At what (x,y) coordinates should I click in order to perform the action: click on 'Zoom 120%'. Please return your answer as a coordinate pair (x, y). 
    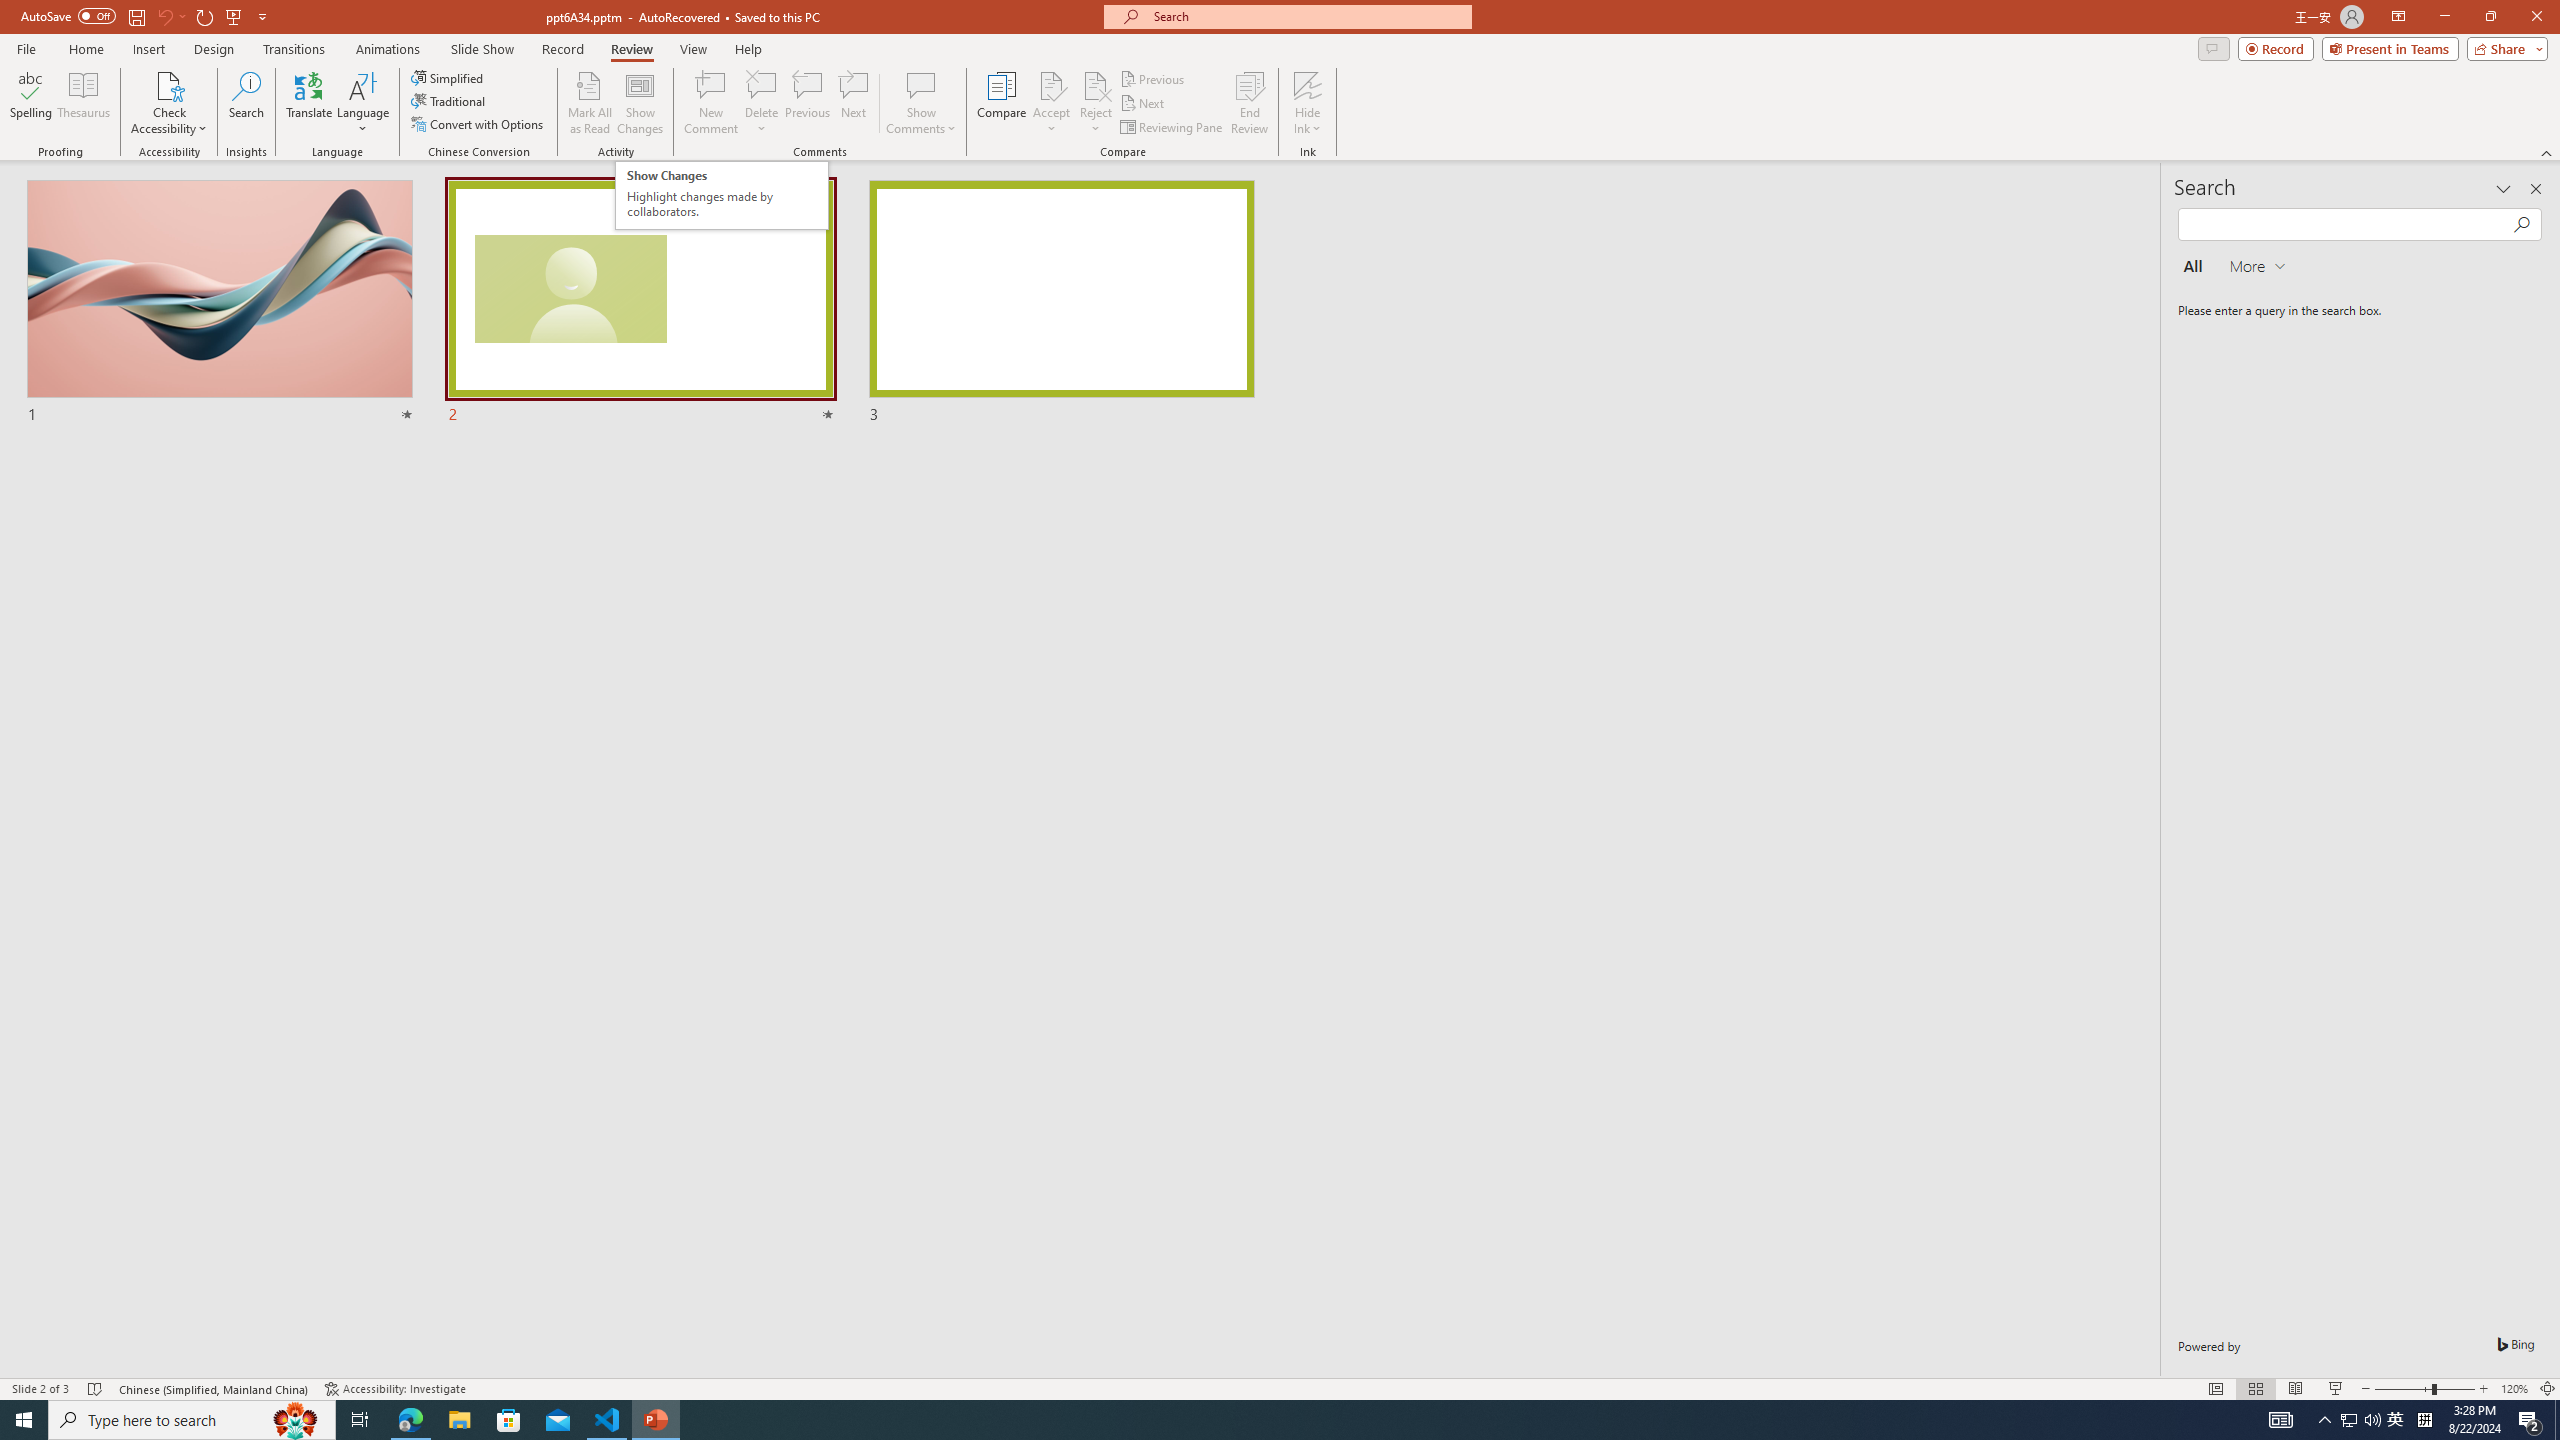
    Looking at the image, I should click on (2515, 1389).